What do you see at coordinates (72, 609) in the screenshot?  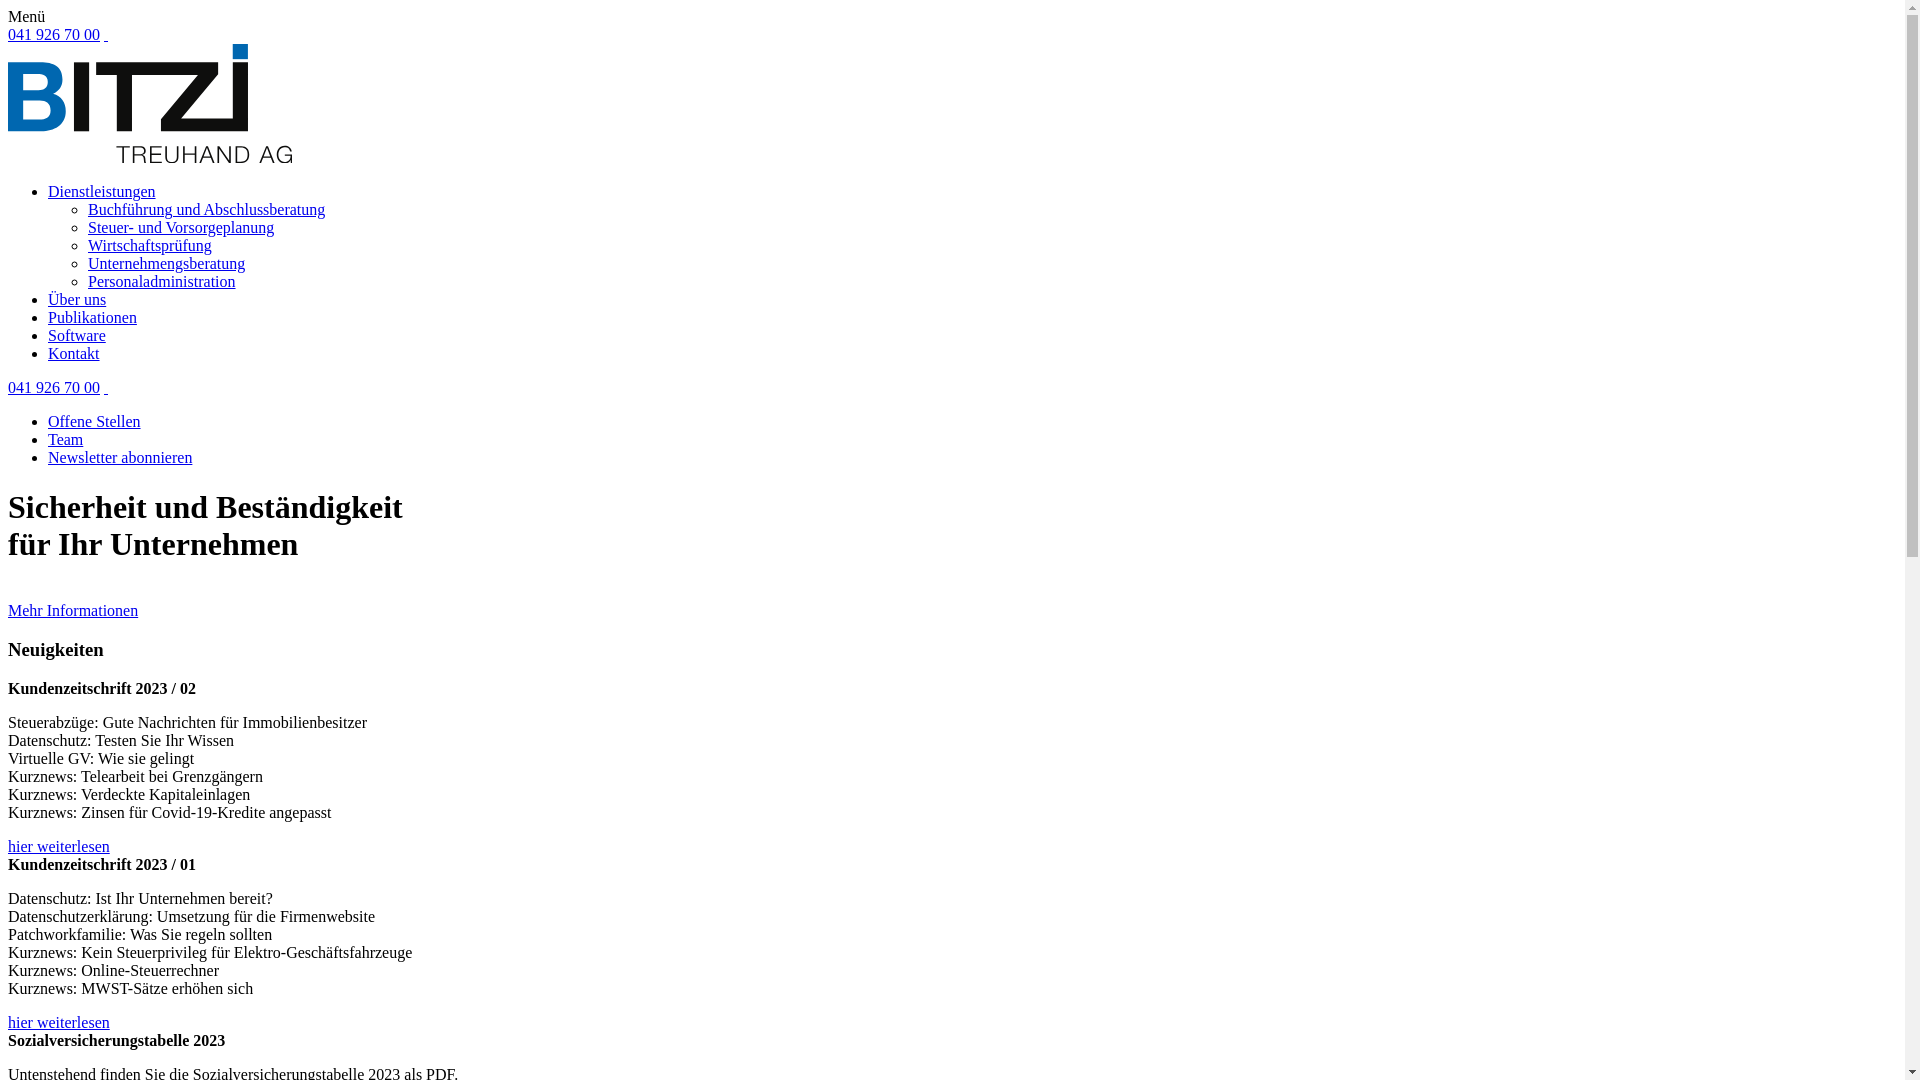 I see `'Mehr Informationen'` at bounding box center [72, 609].